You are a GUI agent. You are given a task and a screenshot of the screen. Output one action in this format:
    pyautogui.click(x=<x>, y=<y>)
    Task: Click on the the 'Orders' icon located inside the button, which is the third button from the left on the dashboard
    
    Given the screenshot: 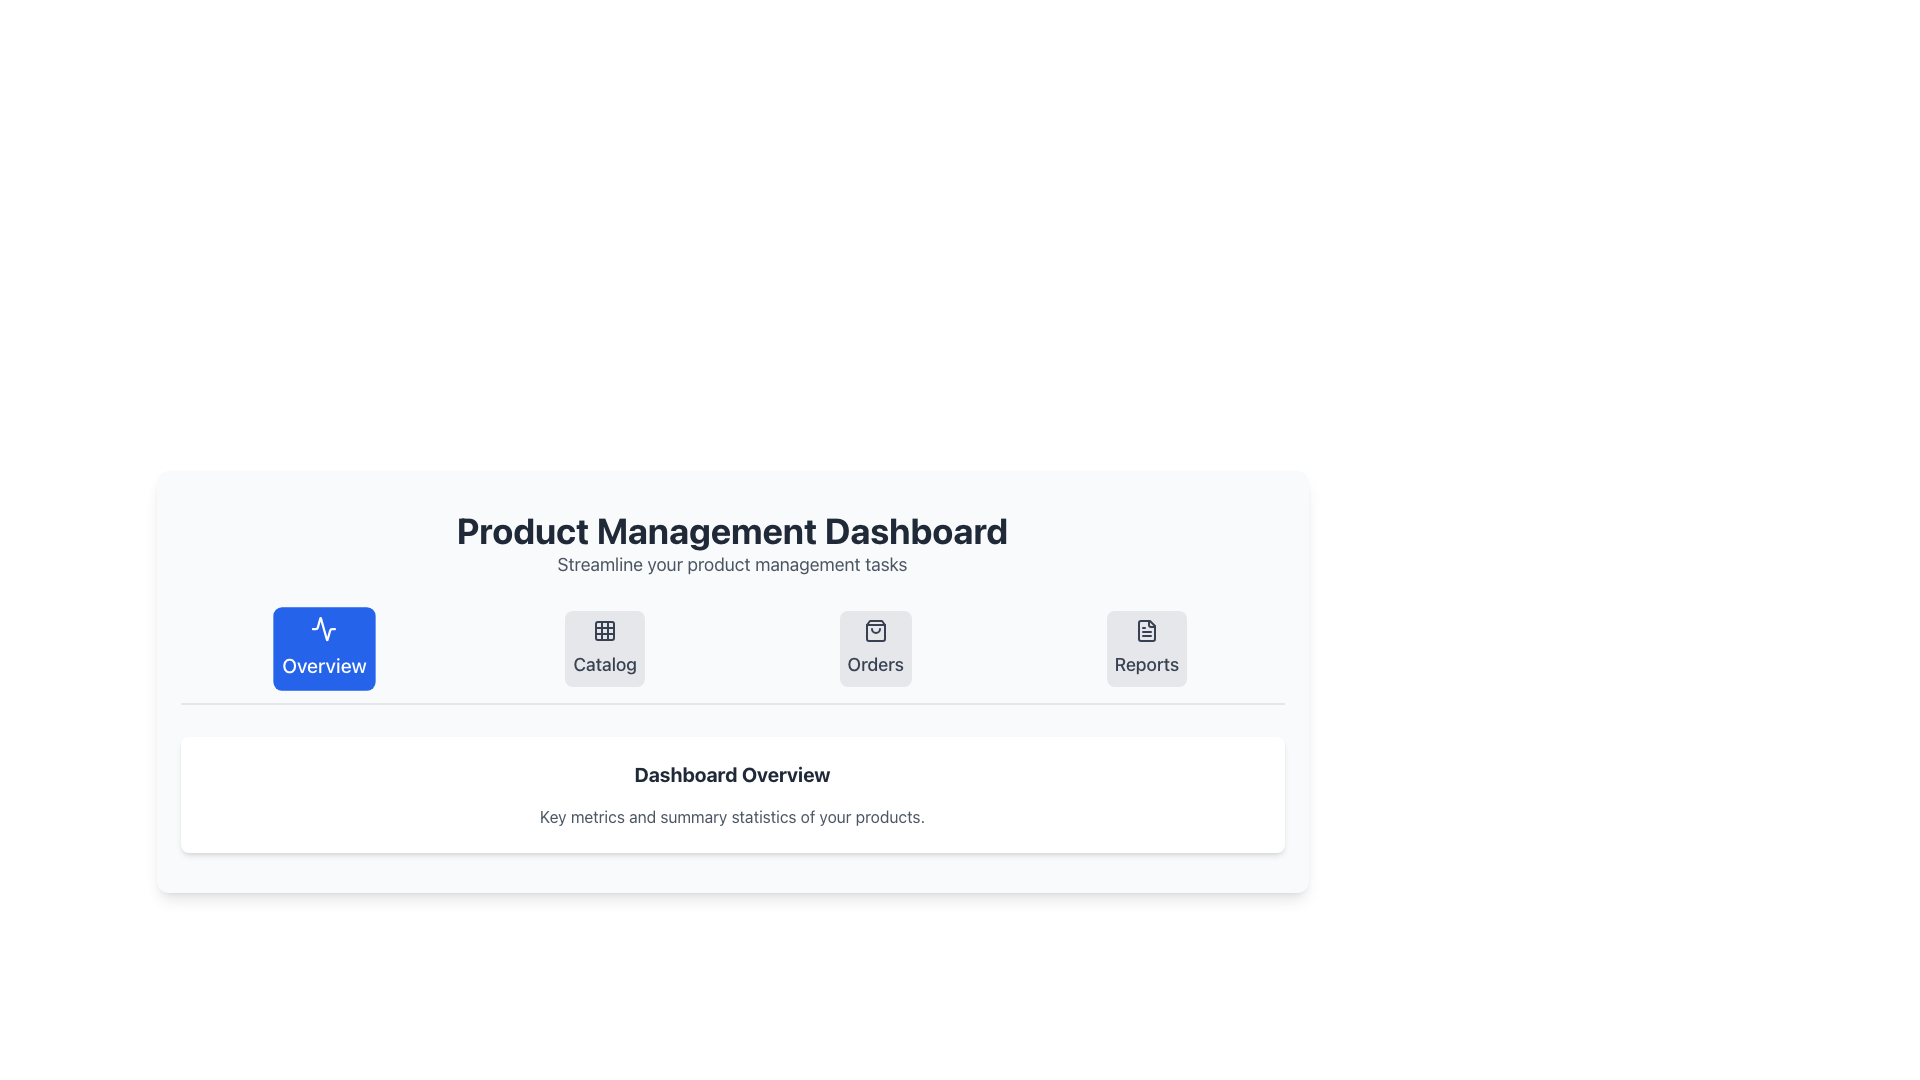 What is the action you would take?
    pyautogui.click(x=875, y=631)
    